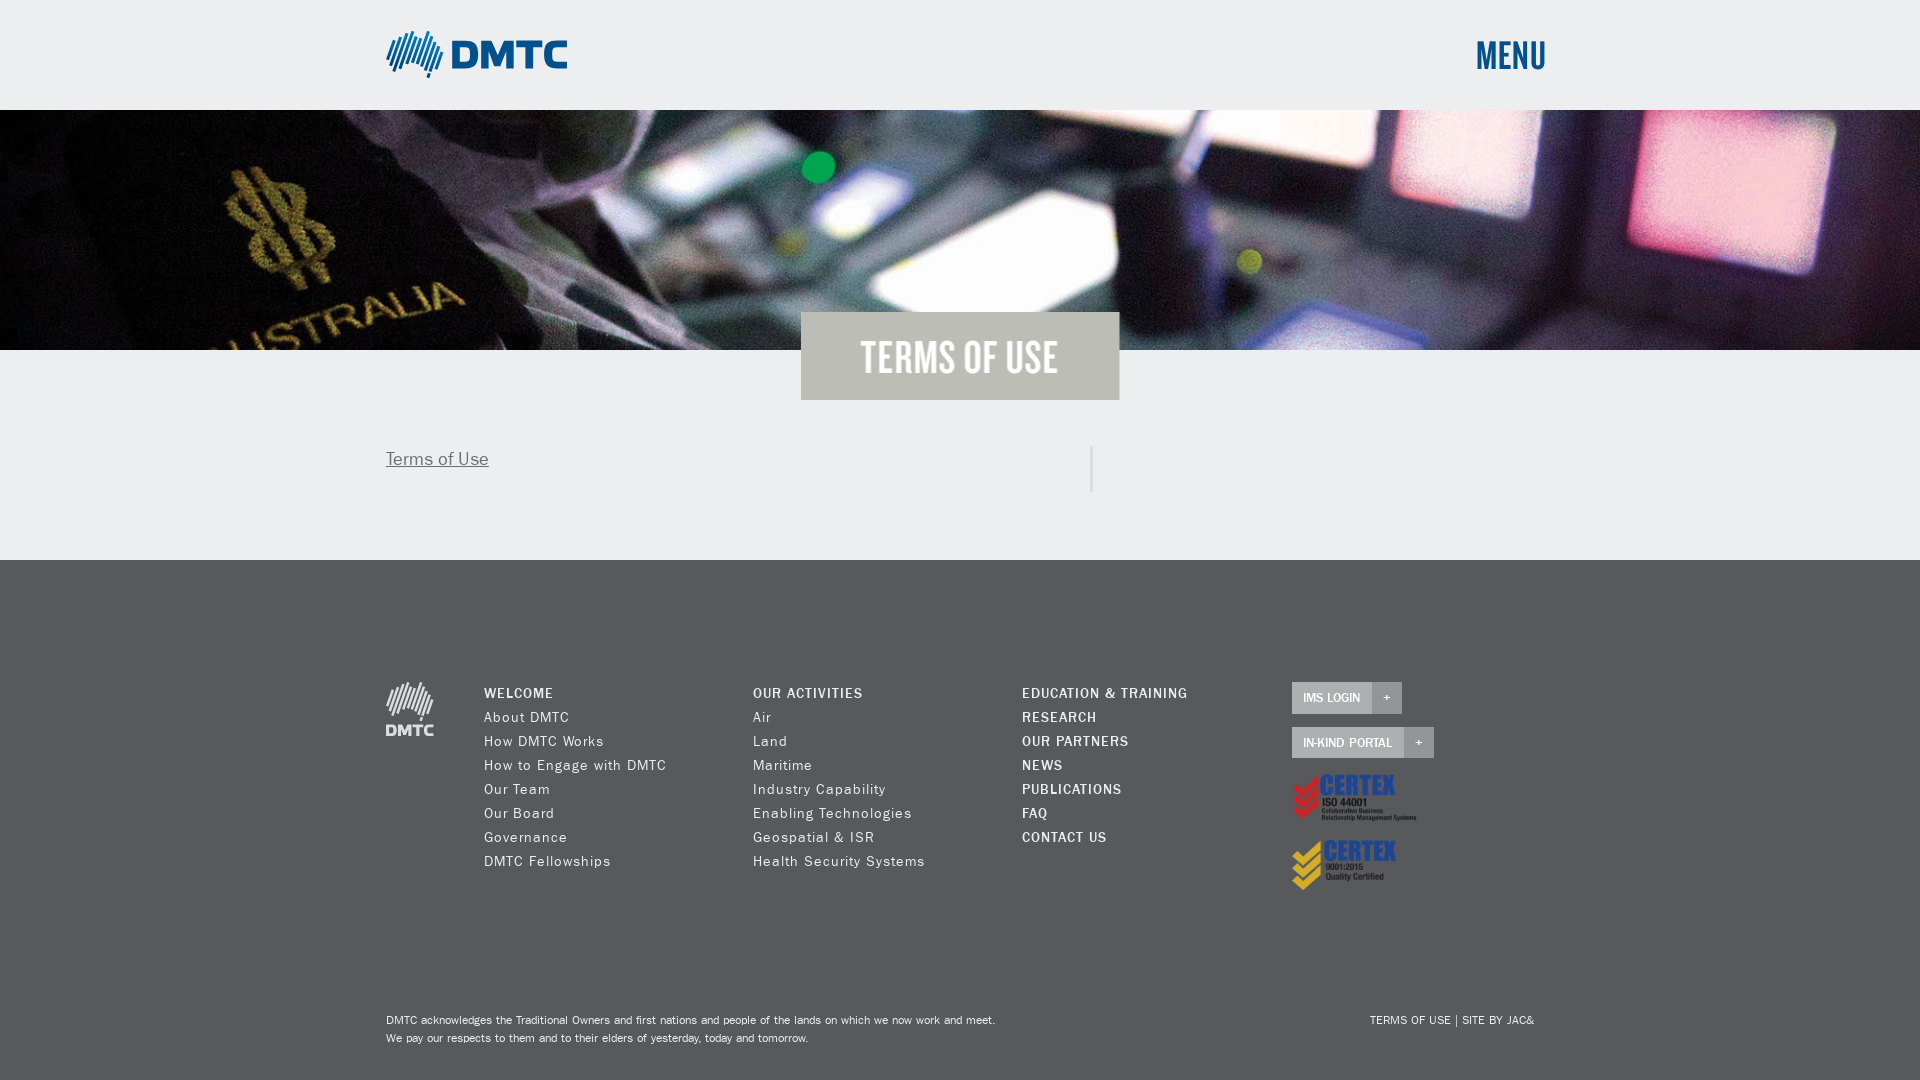  What do you see at coordinates (1070, 789) in the screenshot?
I see `'PUBLICATIONS'` at bounding box center [1070, 789].